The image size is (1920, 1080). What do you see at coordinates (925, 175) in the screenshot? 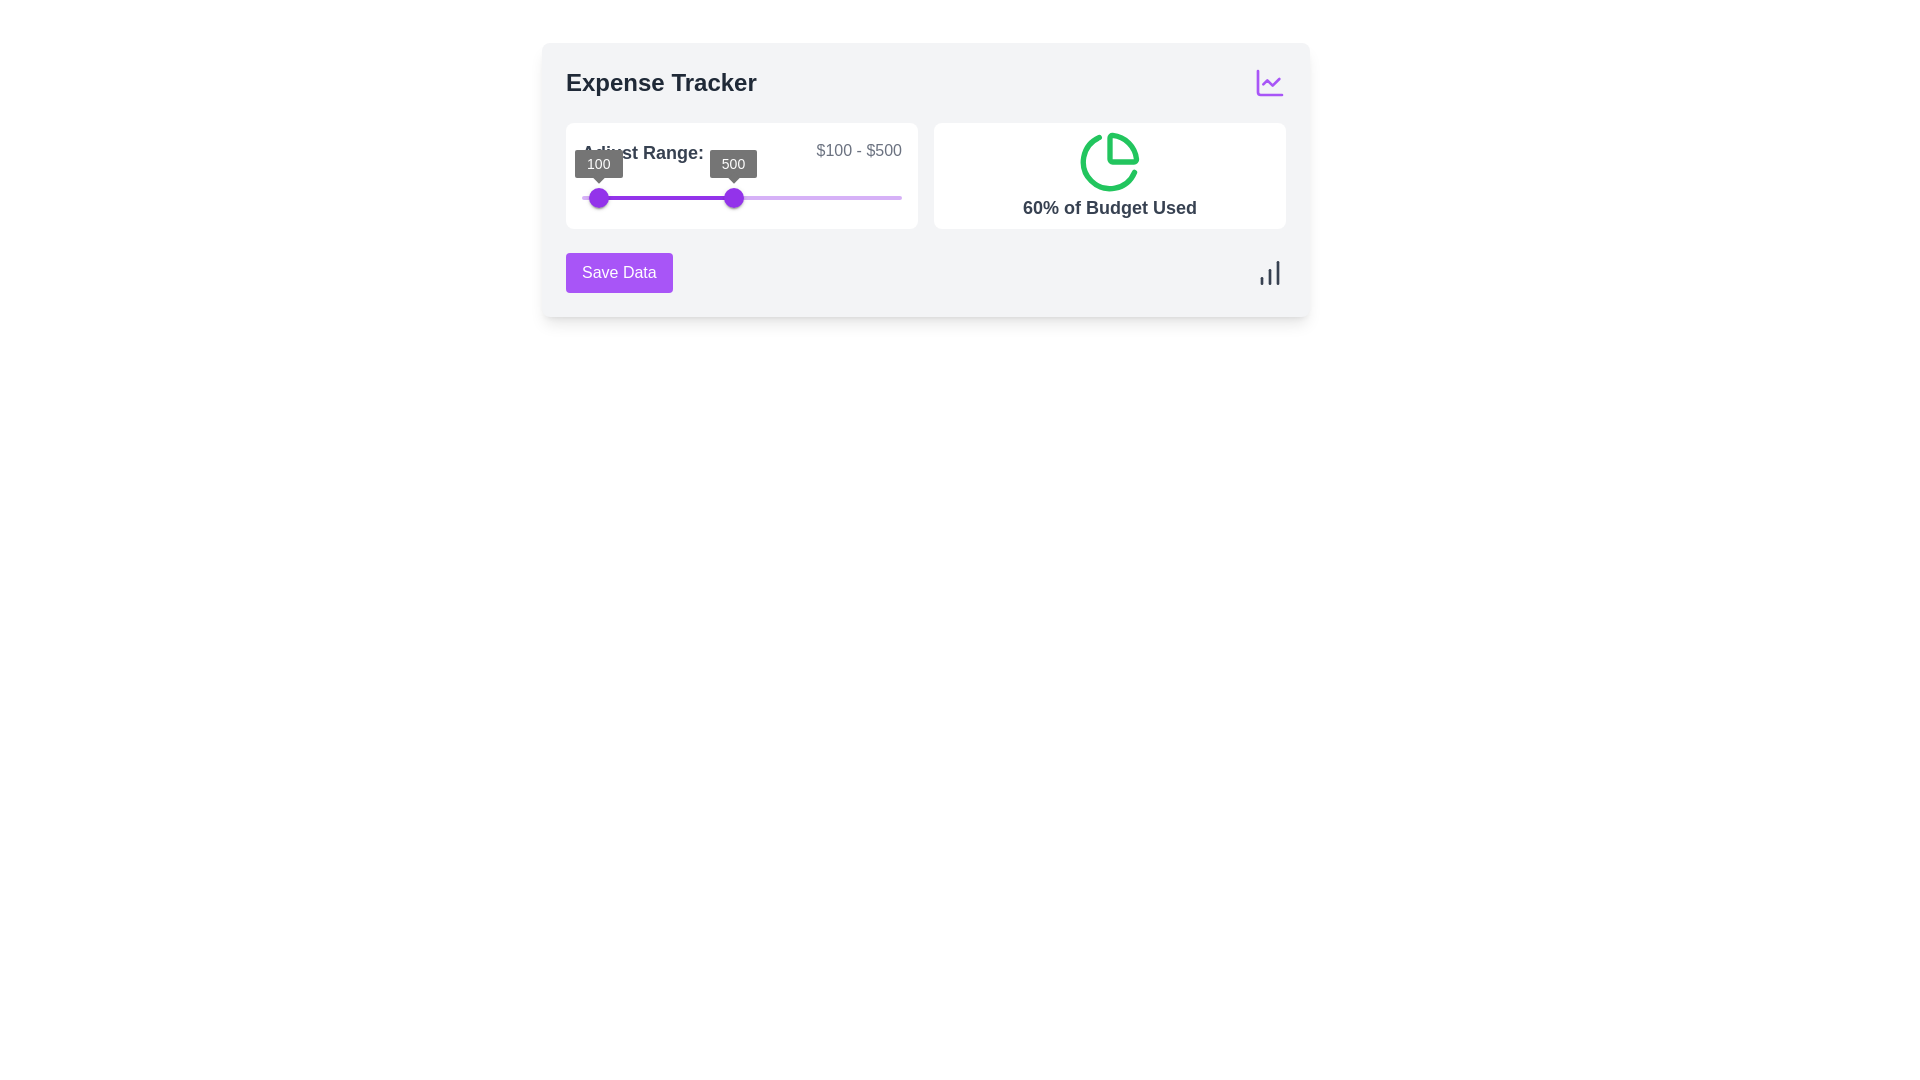
I see `the displayed data in the Informative component showing '60% of Budget Used' next to a green pie chart icon` at bounding box center [925, 175].